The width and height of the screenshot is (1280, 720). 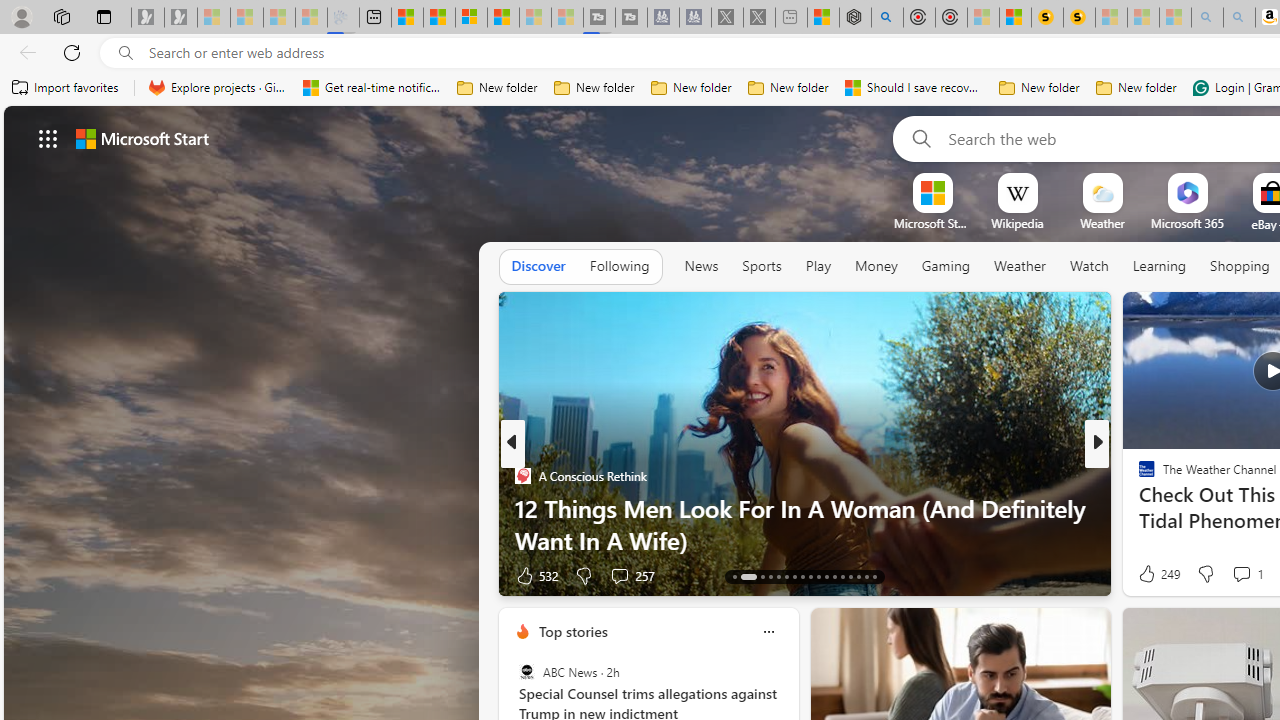 I want to click on 'Sports', so click(x=760, y=265).